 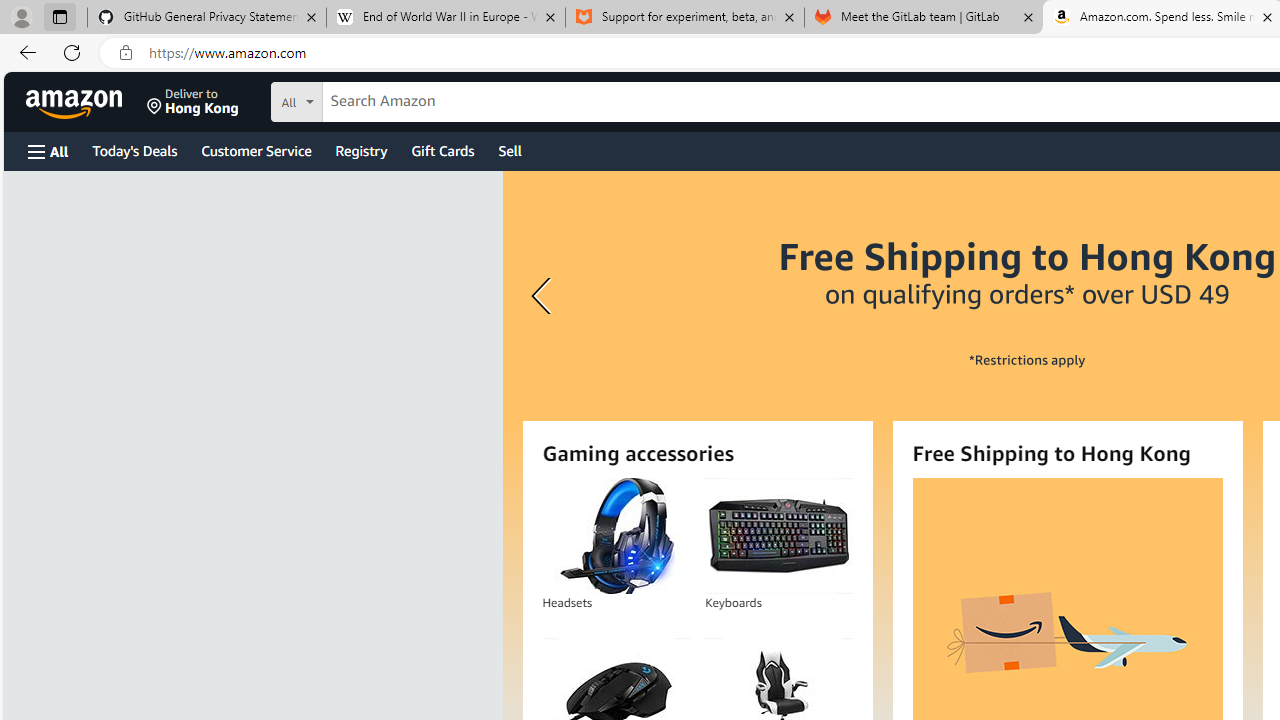 I want to click on 'Previous slide', so click(x=544, y=296).